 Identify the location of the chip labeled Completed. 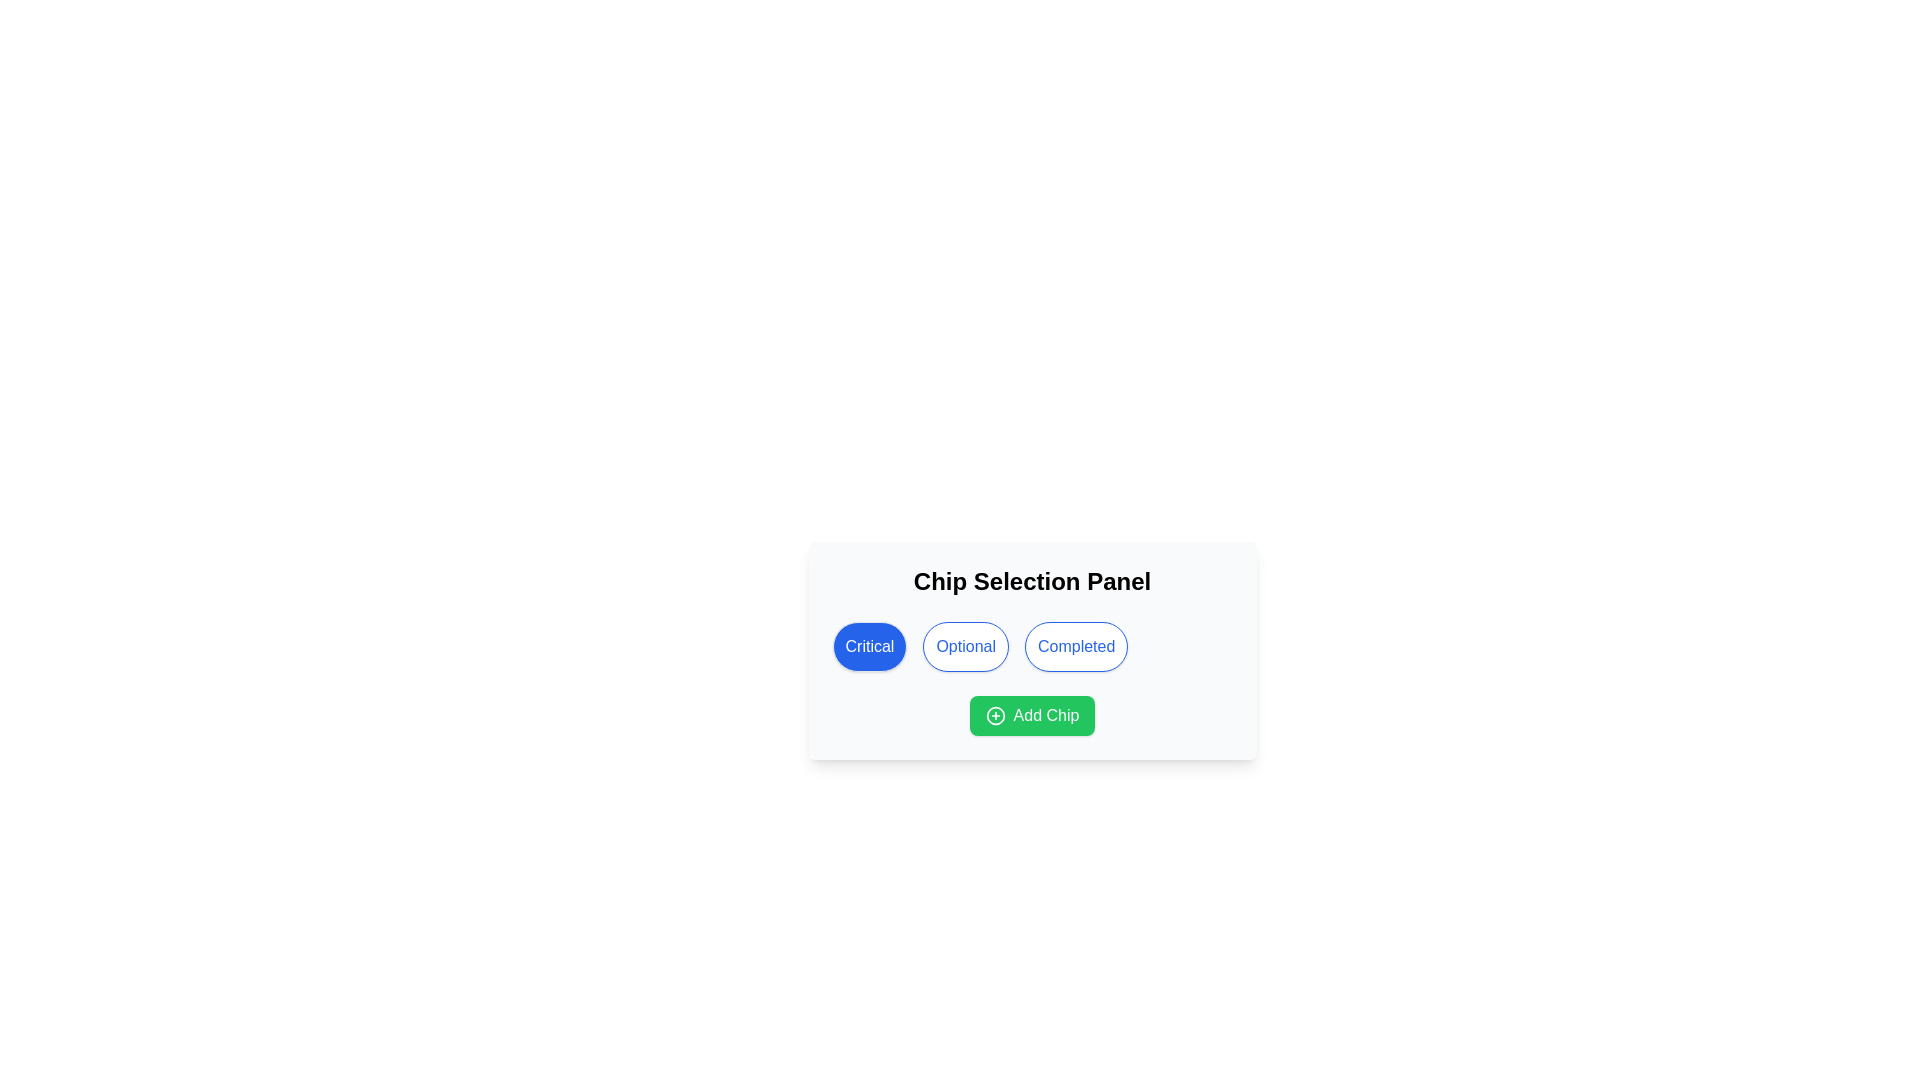
(1075, 647).